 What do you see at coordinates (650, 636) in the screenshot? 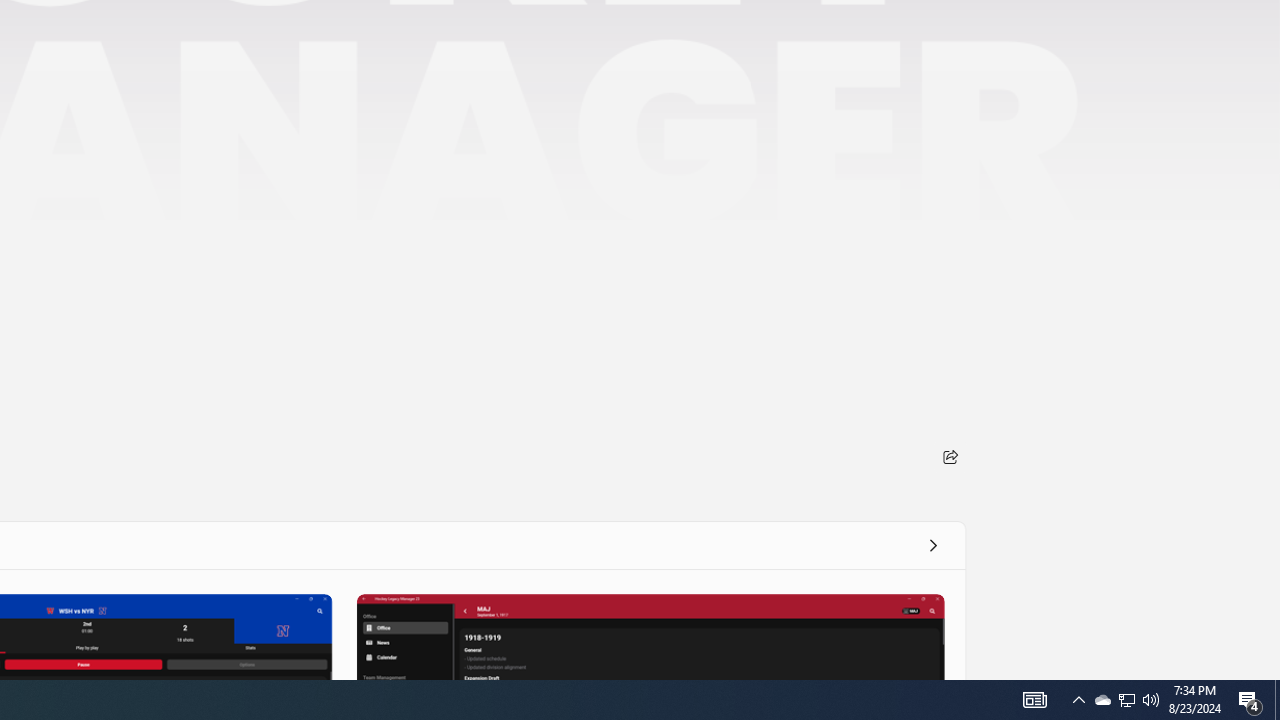
I see `'Screenshot 3'` at bounding box center [650, 636].